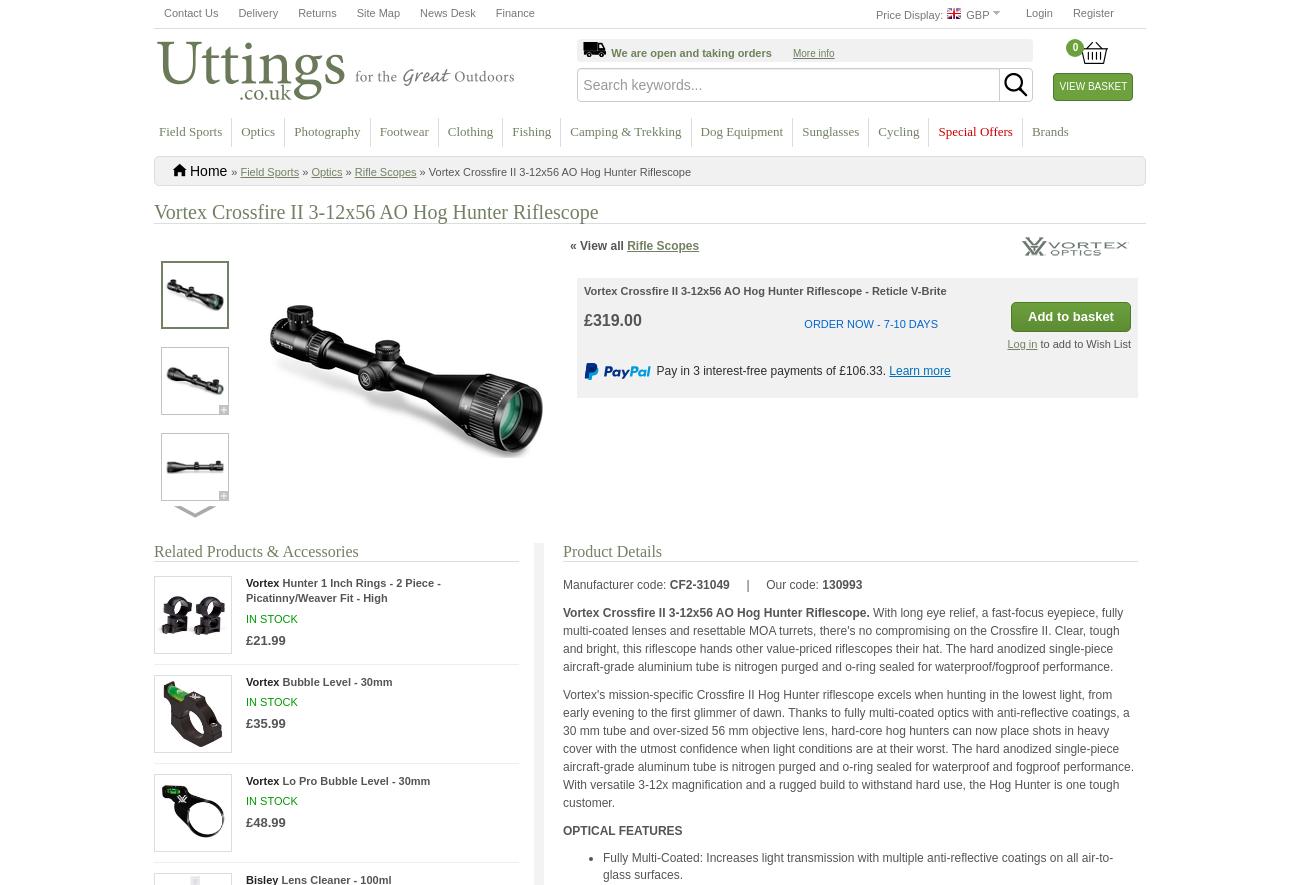 The height and width of the screenshot is (885, 1300). What do you see at coordinates (790, 51) in the screenshot?
I see `'More info'` at bounding box center [790, 51].